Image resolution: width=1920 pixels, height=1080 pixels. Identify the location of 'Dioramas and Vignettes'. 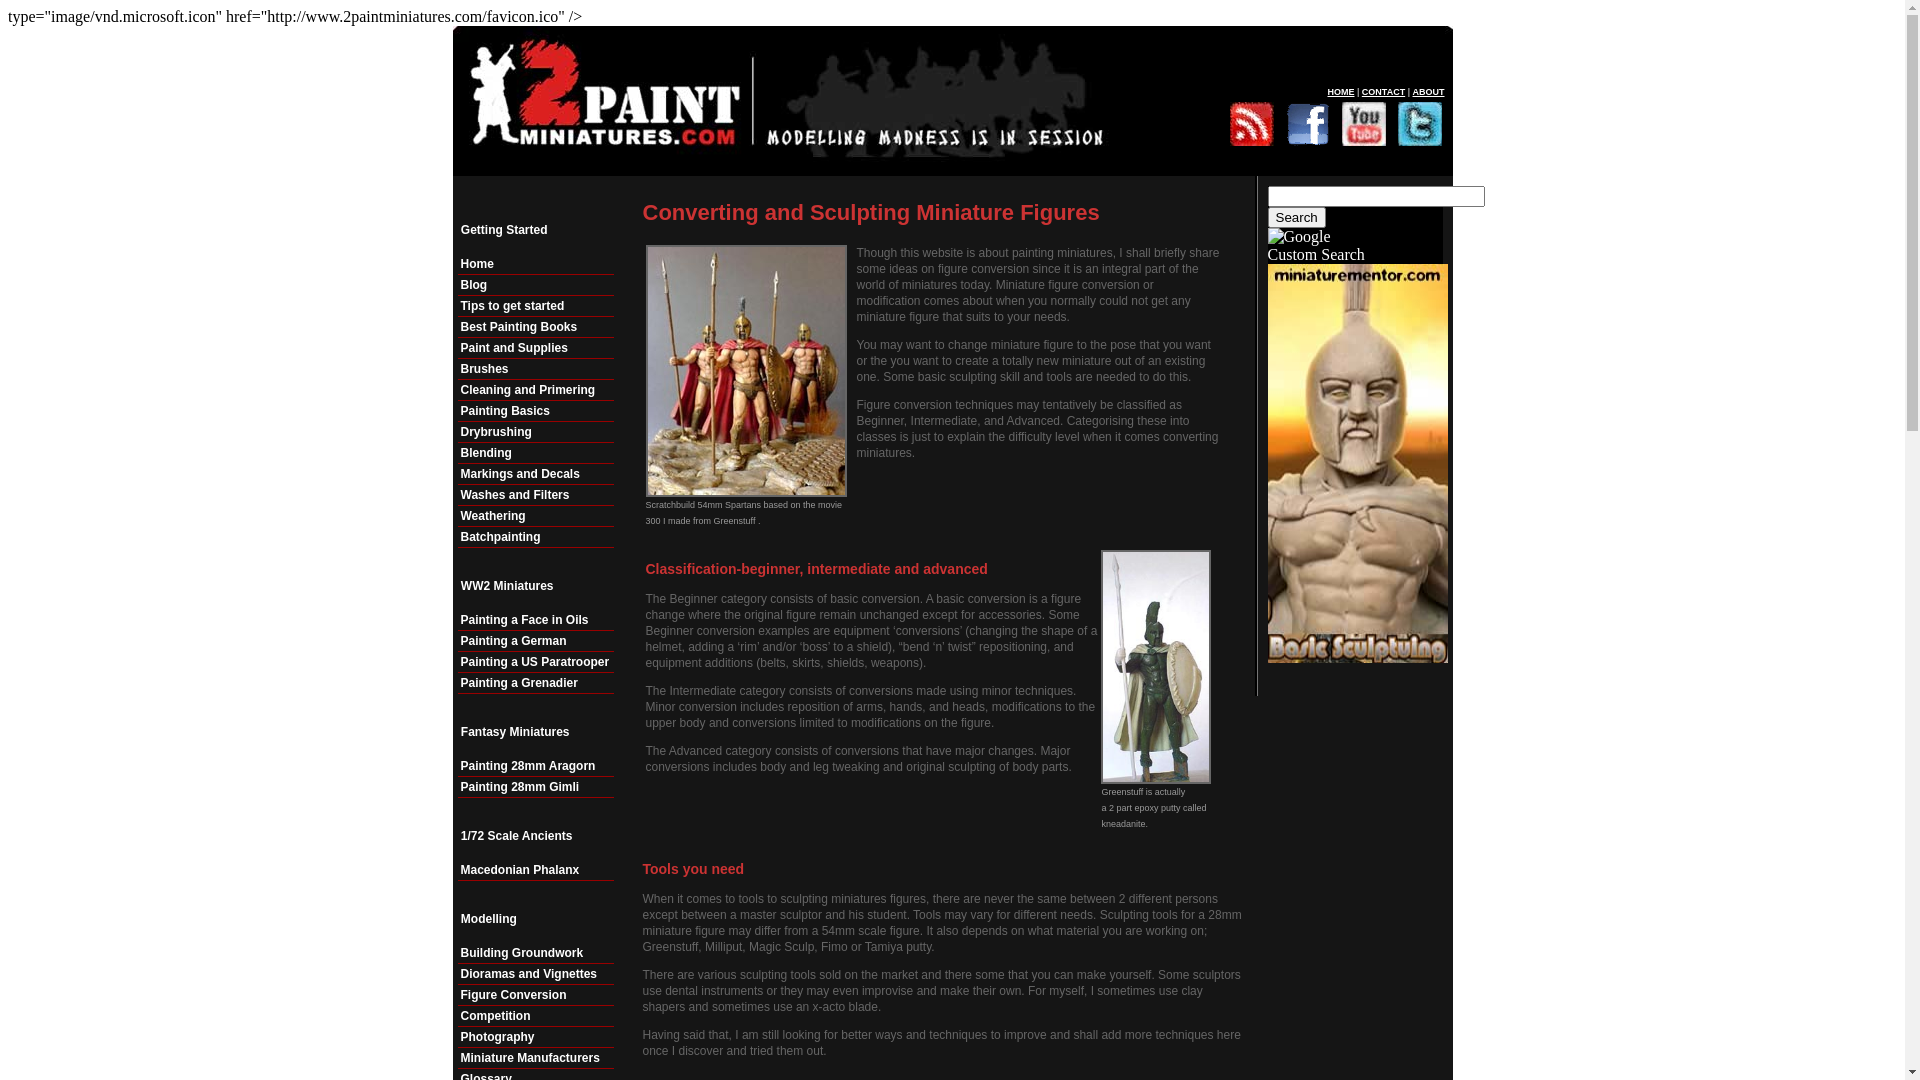
(536, 973).